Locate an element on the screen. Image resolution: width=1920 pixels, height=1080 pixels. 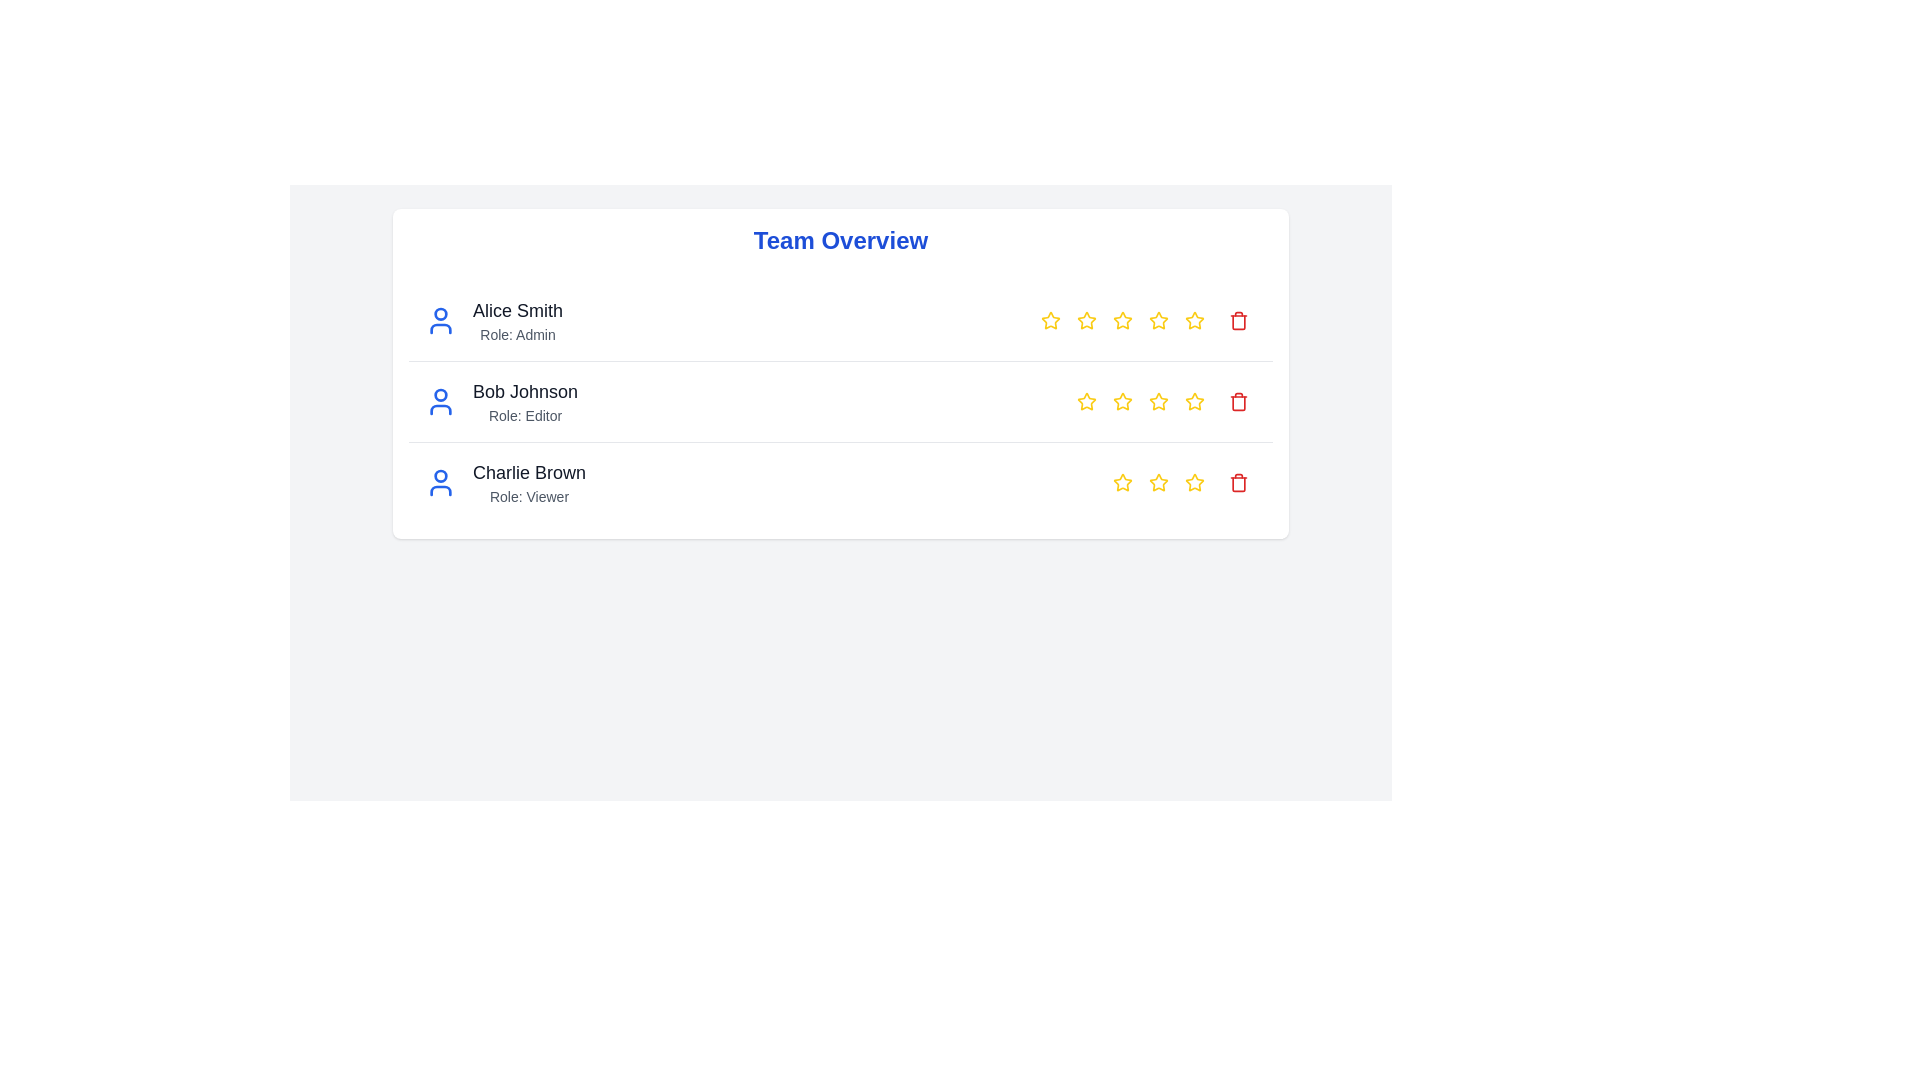
the informational text block displaying 'Charlie Brown' and 'Role: Viewer', which is located to the right of a blue user icon is located at coordinates (529, 482).